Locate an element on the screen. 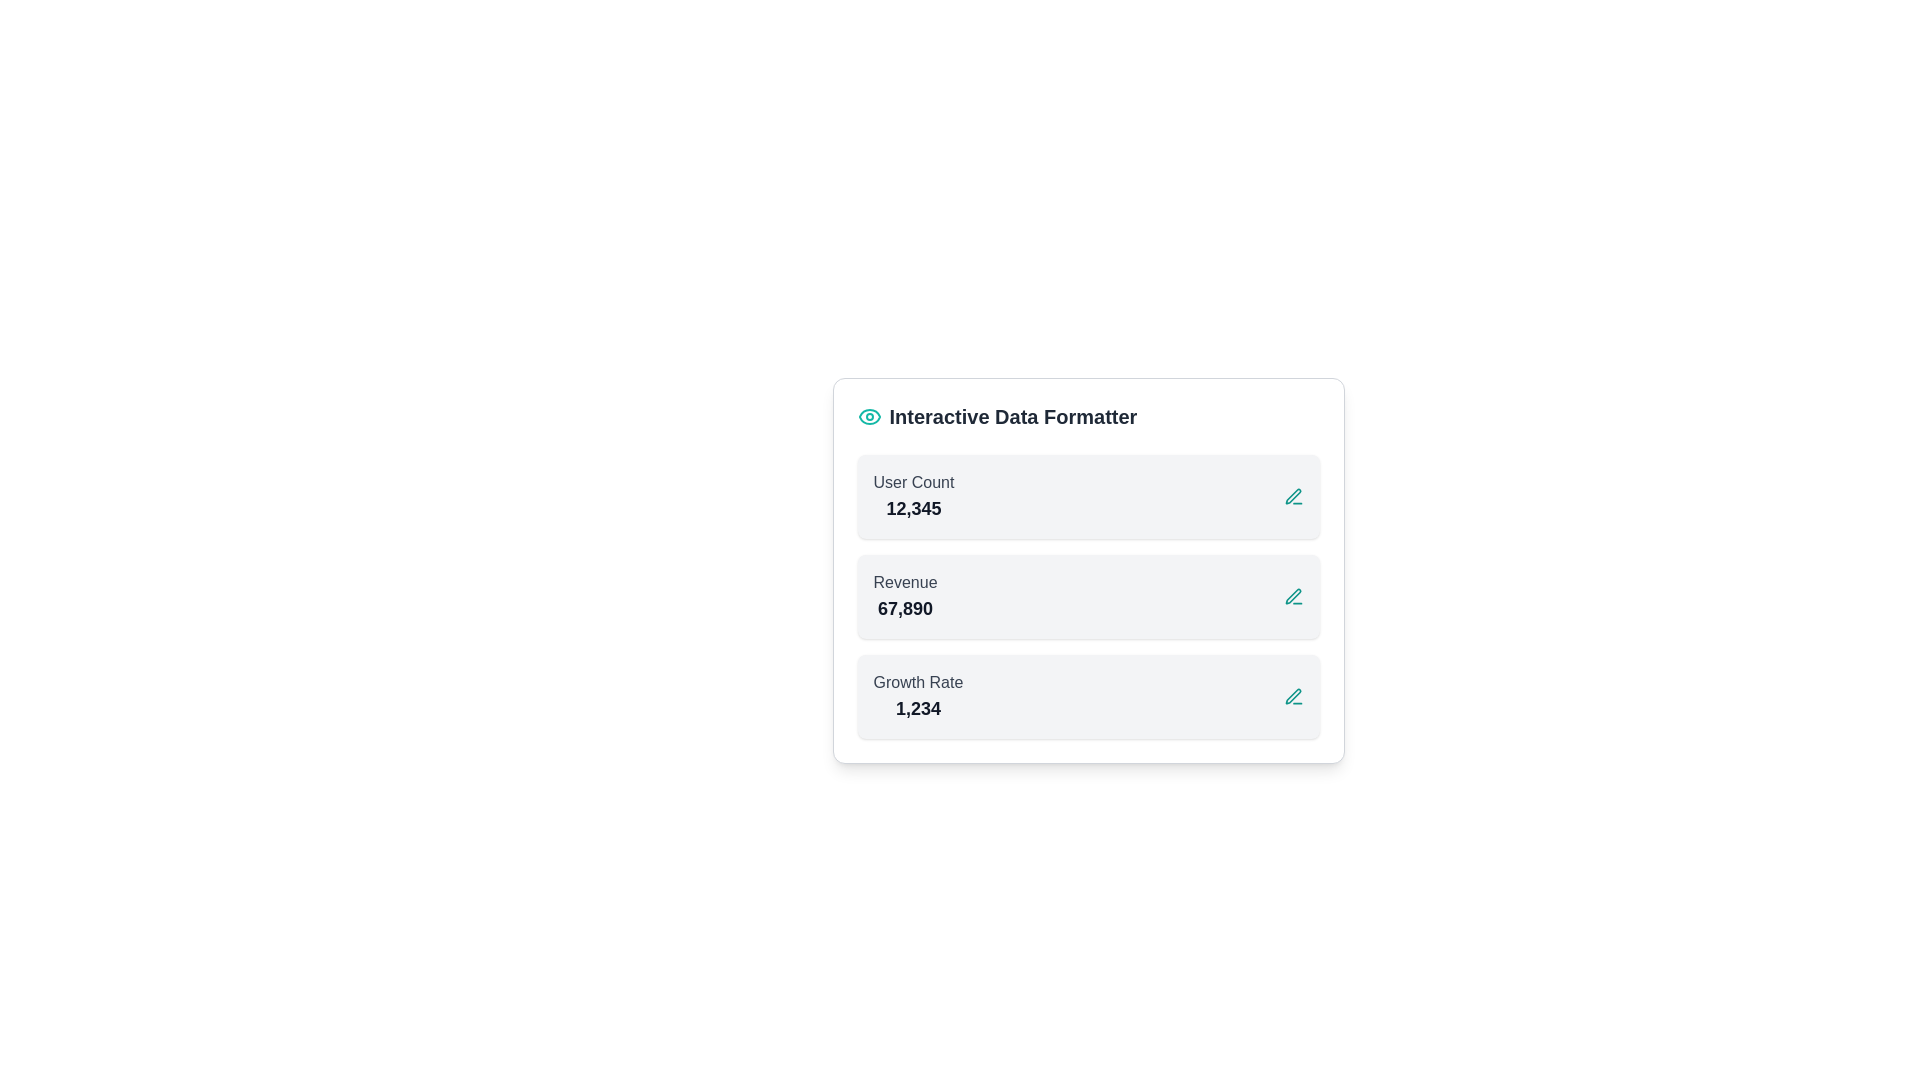 The width and height of the screenshot is (1920, 1080). the text label that serves as a heading or title for the section, located above the data rows in the card layout is located at coordinates (1013, 415).